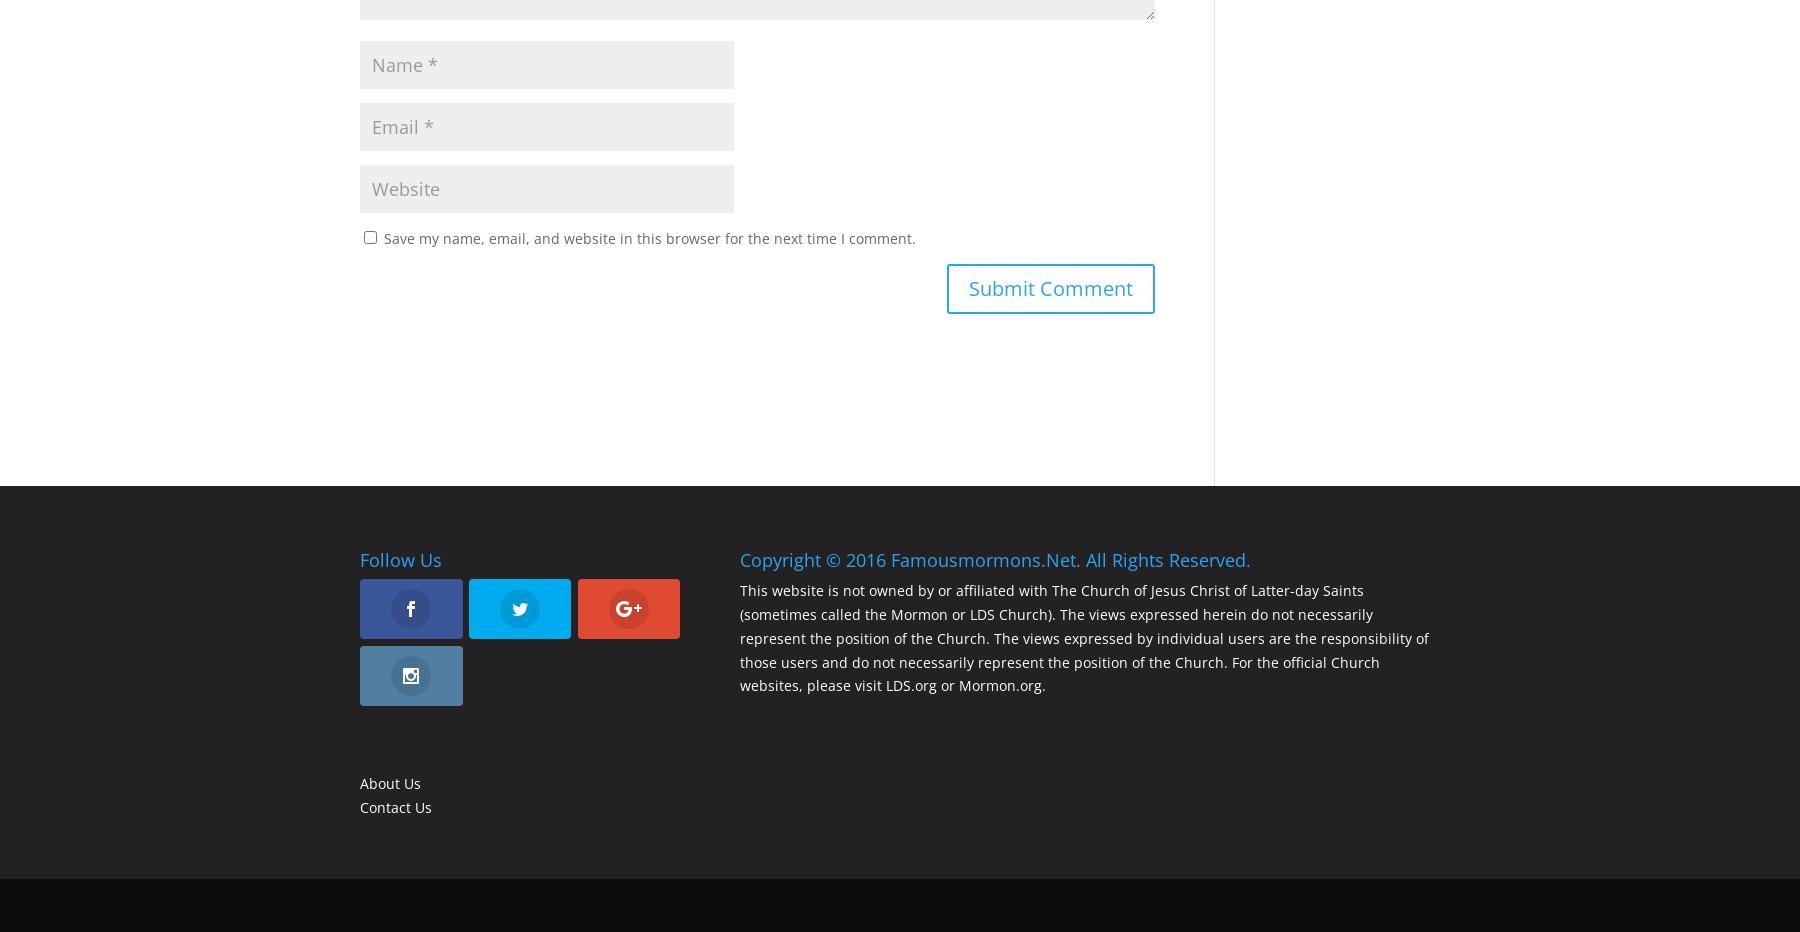 This screenshot has width=1800, height=932. What do you see at coordinates (390, 782) in the screenshot?
I see `'About Us'` at bounding box center [390, 782].